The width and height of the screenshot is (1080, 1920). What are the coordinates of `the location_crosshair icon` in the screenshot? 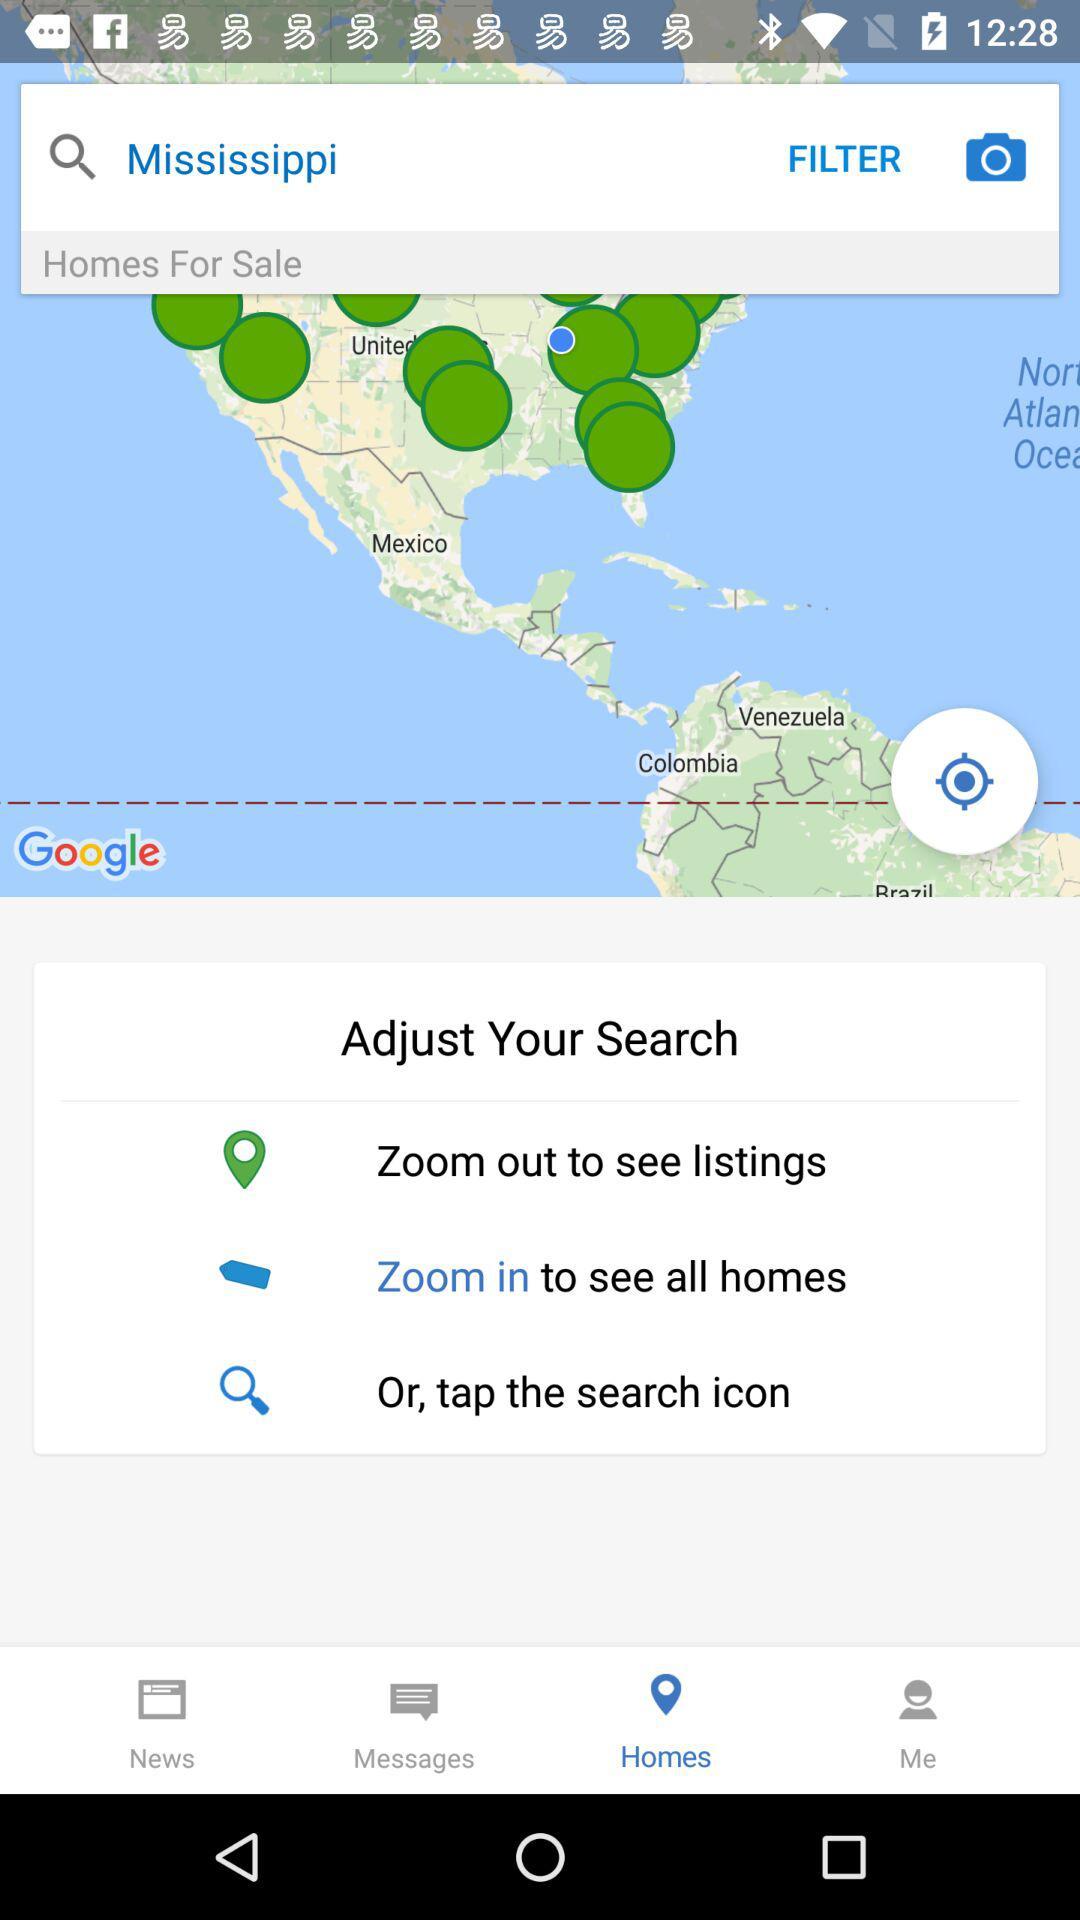 It's located at (963, 780).